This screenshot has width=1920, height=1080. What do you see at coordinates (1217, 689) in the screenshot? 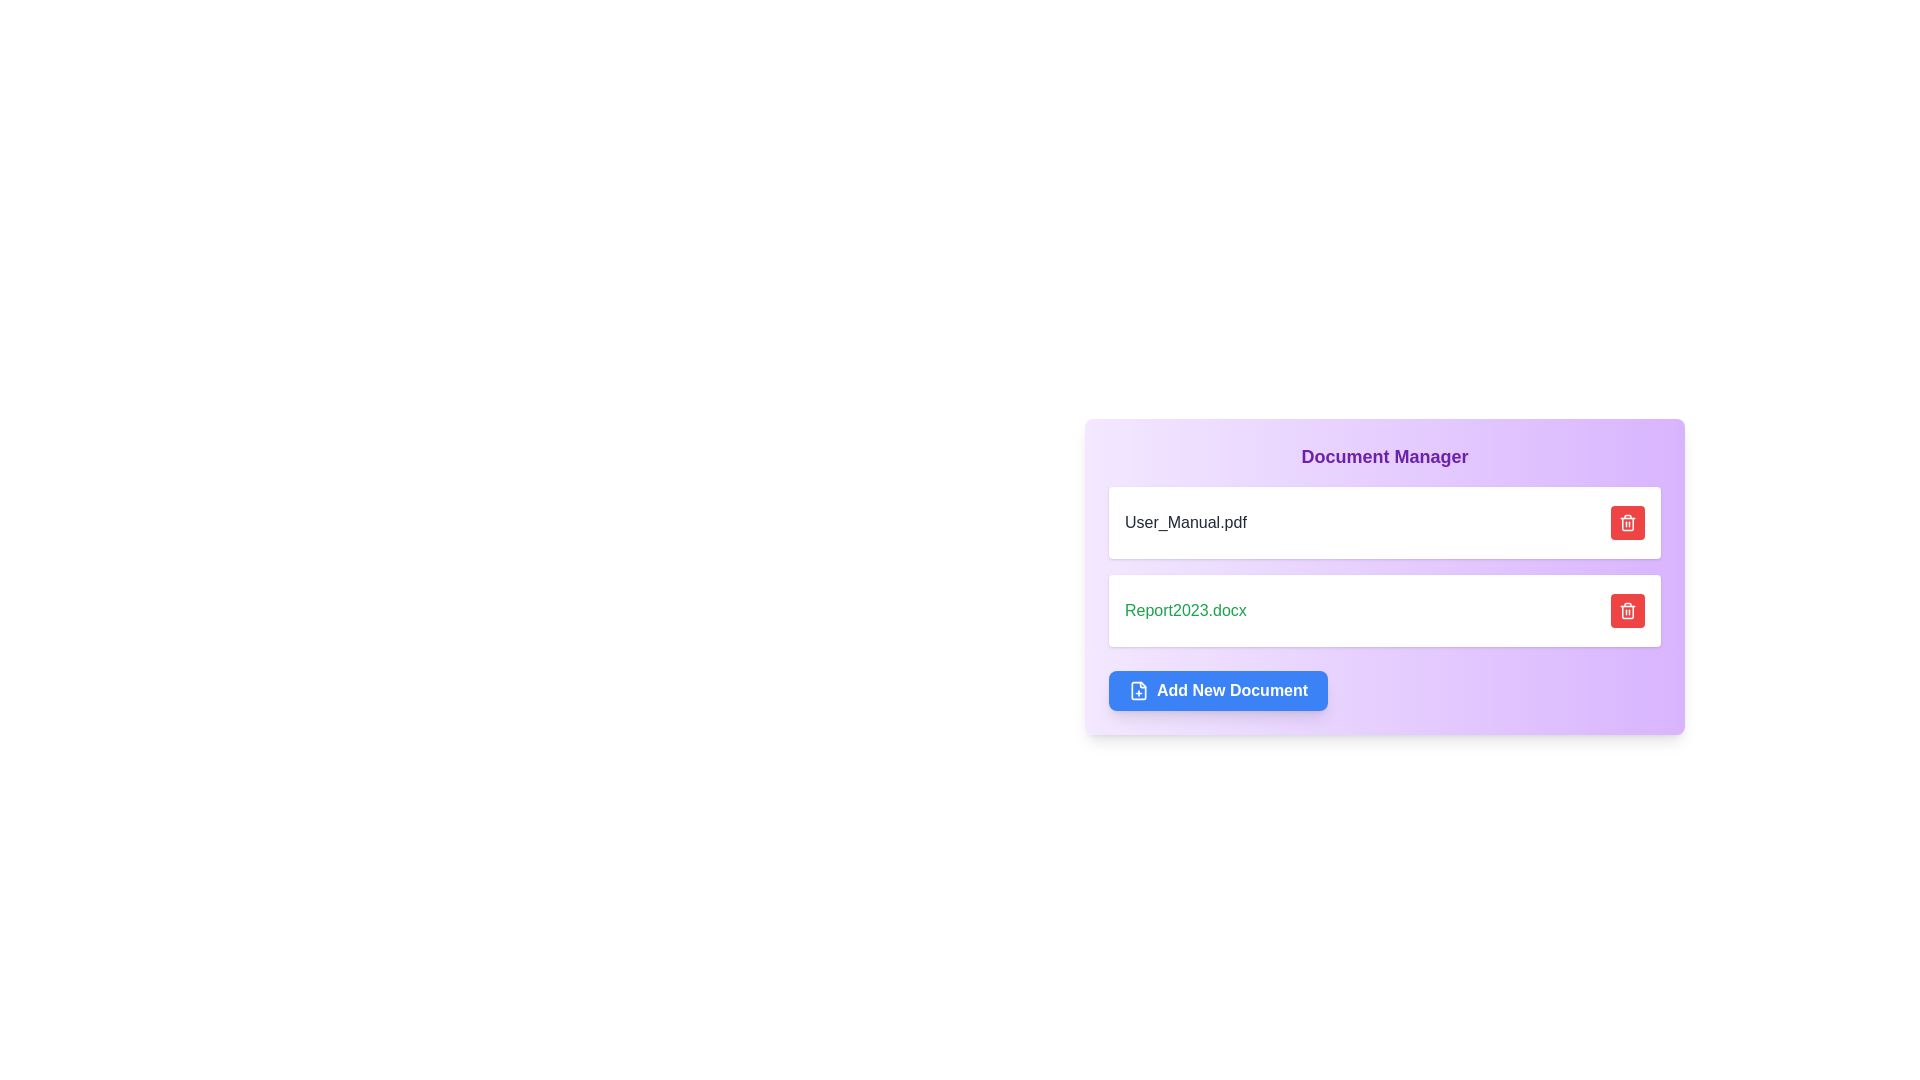
I see `the blue rectangular button labeled 'Add New Document' to change its color, located at the bottom-center of the 'Document Manager' panel` at bounding box center [1217, 689].